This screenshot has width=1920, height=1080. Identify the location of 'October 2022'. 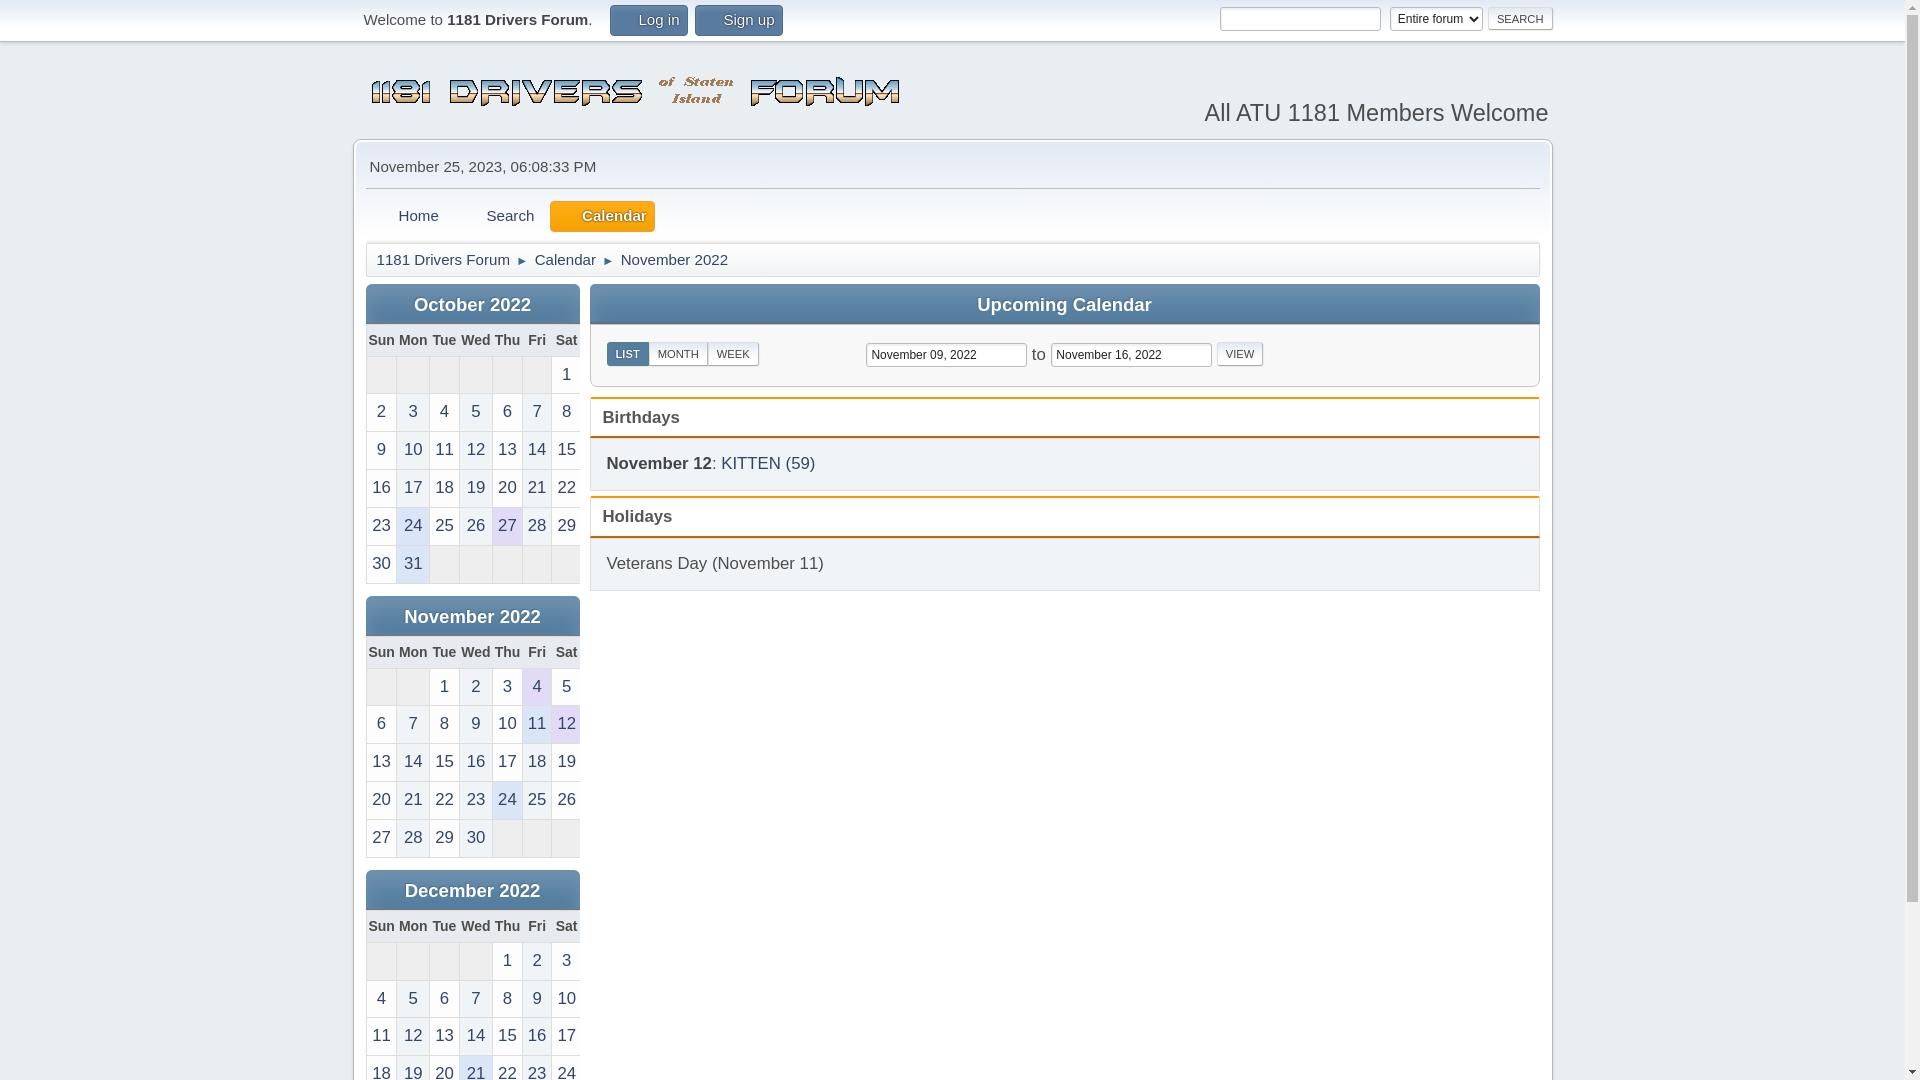
(471, 304).